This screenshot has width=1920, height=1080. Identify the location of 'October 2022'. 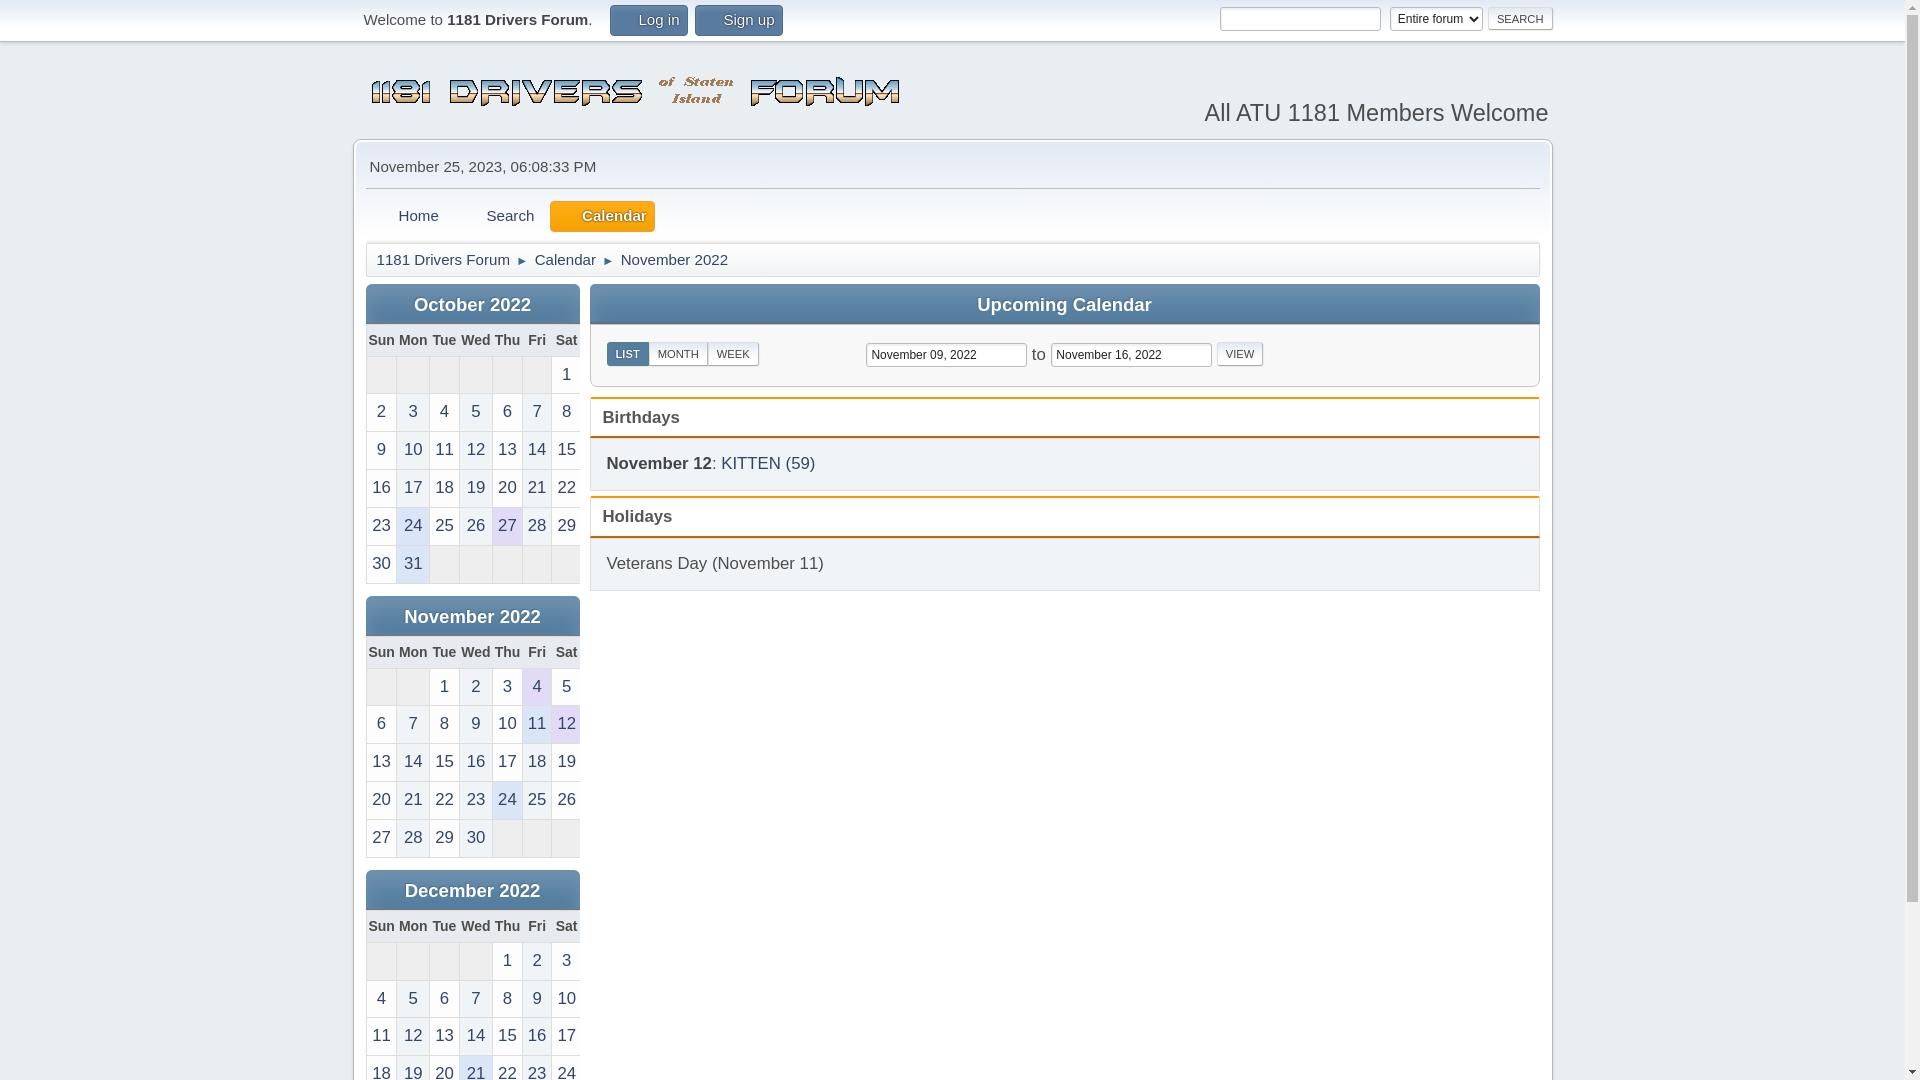
(471, 304).